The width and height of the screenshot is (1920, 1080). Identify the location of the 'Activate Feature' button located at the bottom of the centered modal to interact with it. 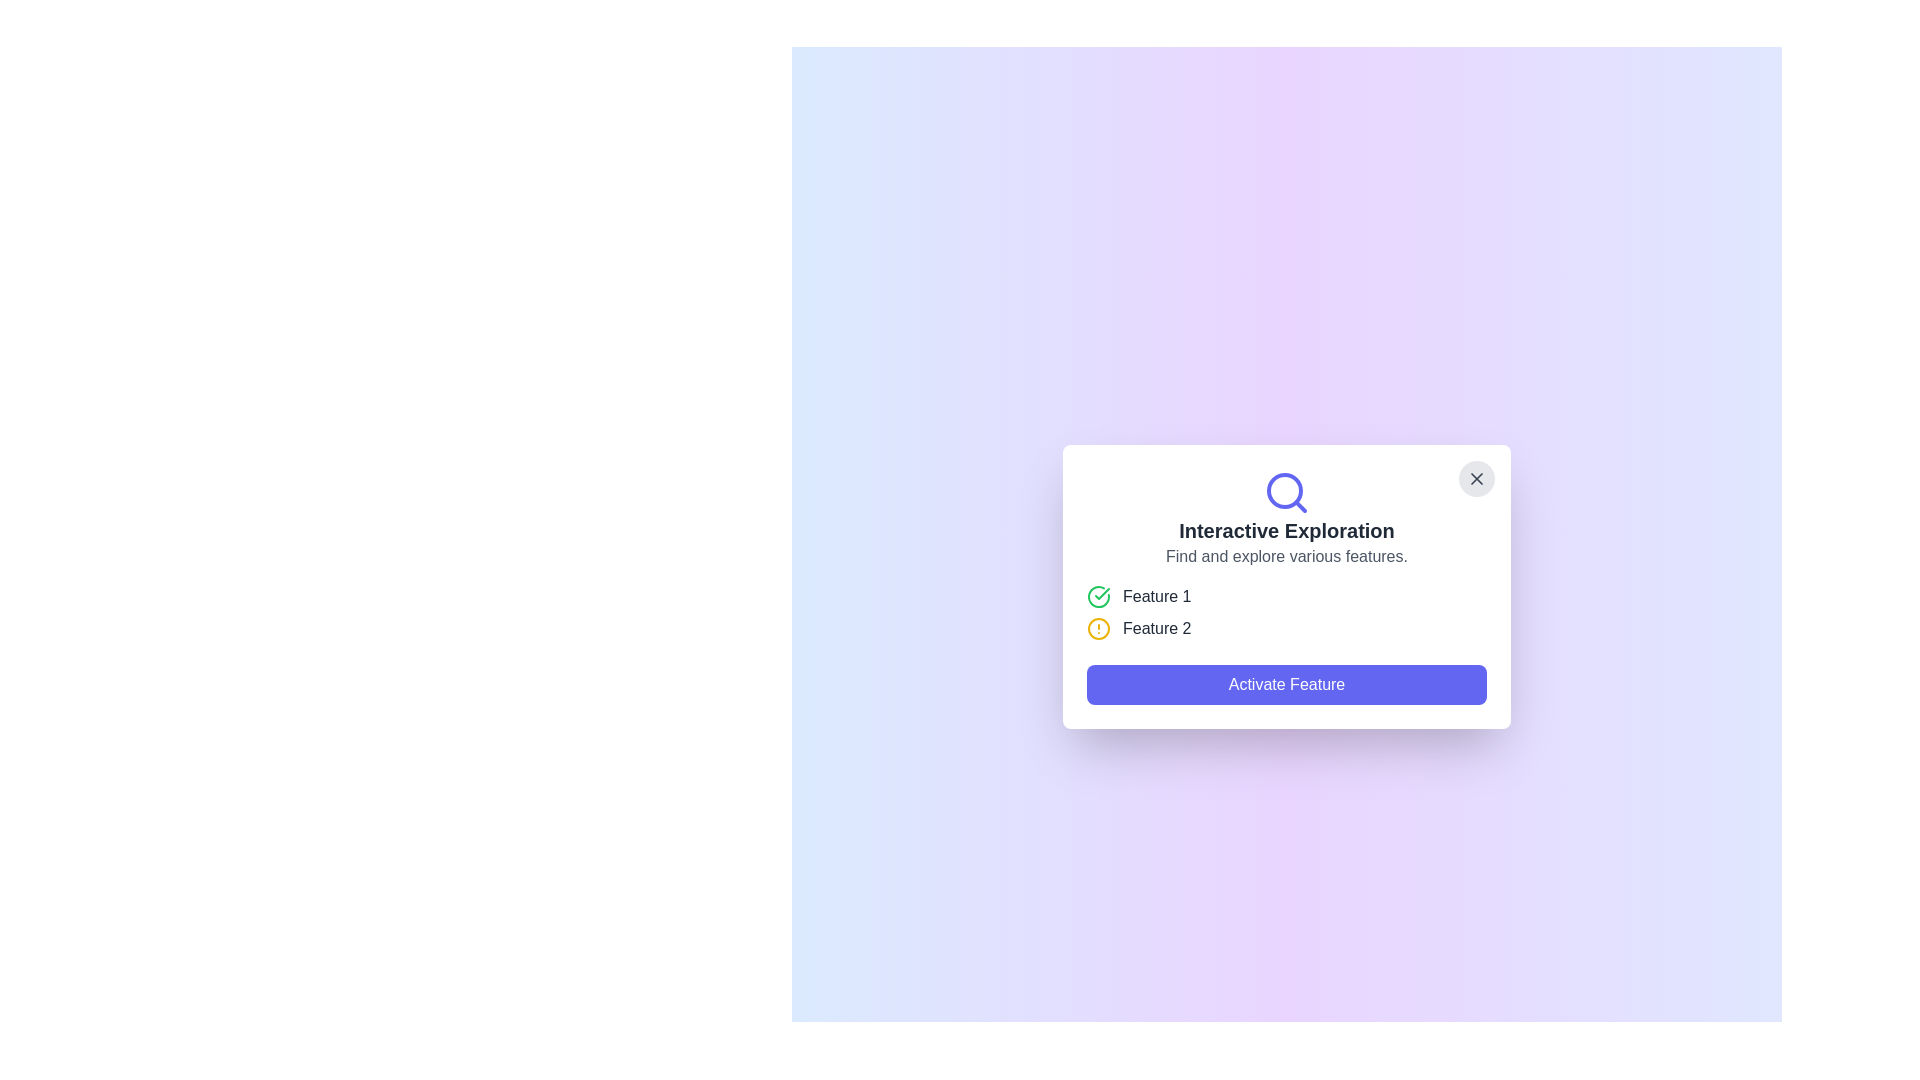
(1286, 684).